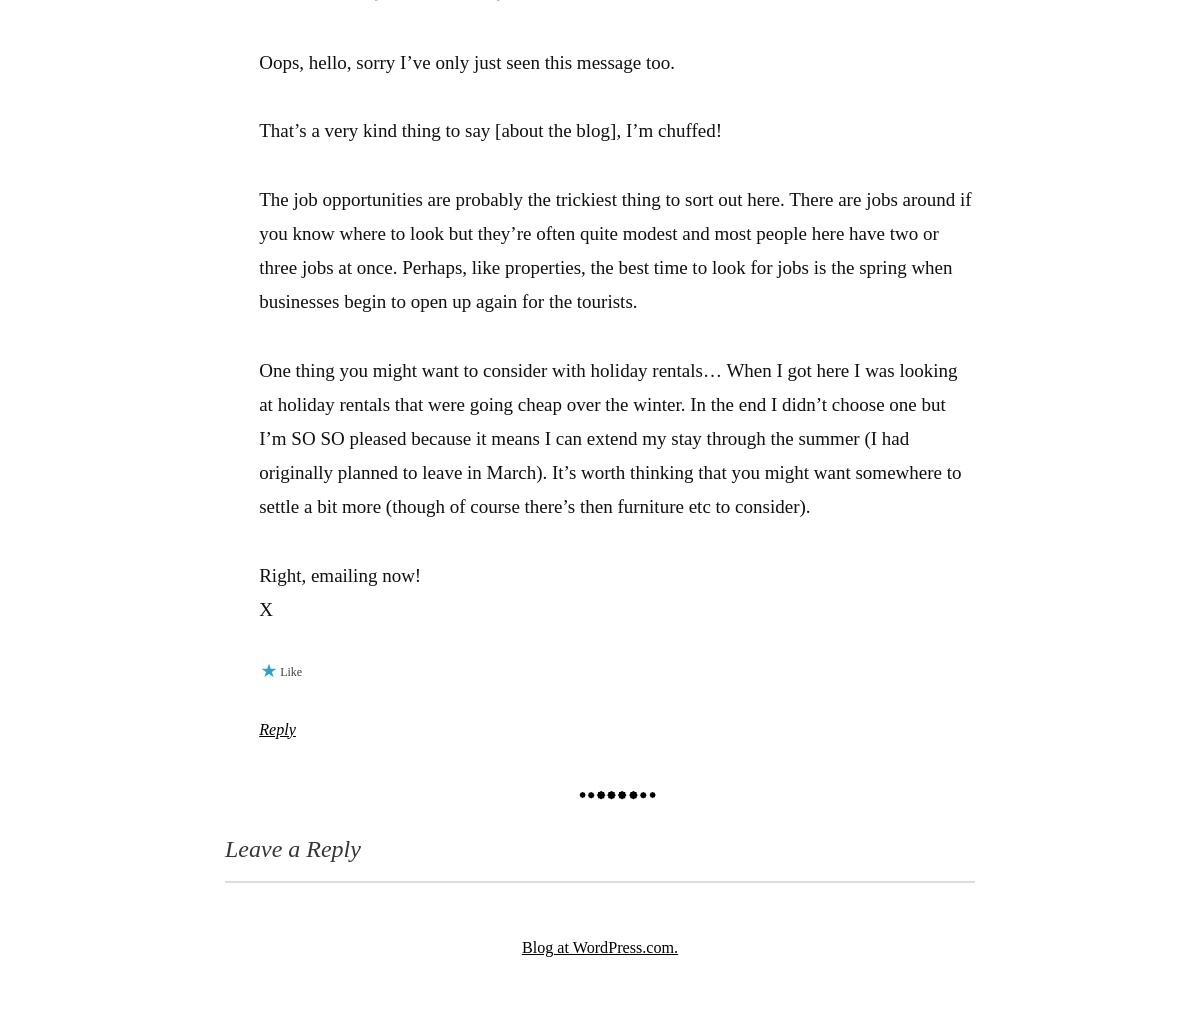  What do you see at coordinates (257, 248) in the screenshot?
I see `'The job opportunities are probably the trickiest thing to sort out here. There are jobs around if you know where to look but they’re often quite modest and most people here have two or three jobs at once. Perhaps, like properties, the best time to look for jobs is the spring when businesses begin to open up again for the tourists.'` at bounding box center [257, 248].